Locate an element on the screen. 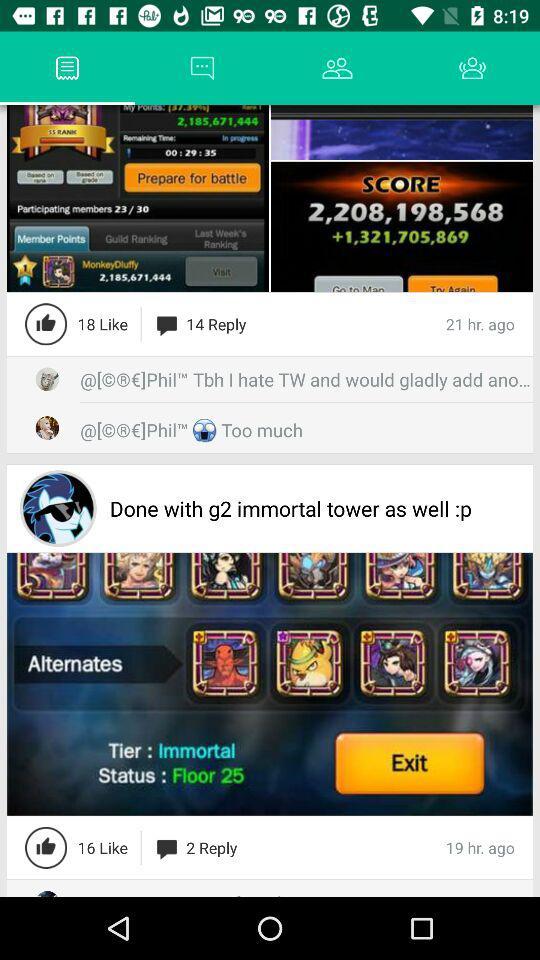 The height and width of the screenshot is (960, 540). a thumbs up symbol that represents a like is located at coordinates (46, 324).